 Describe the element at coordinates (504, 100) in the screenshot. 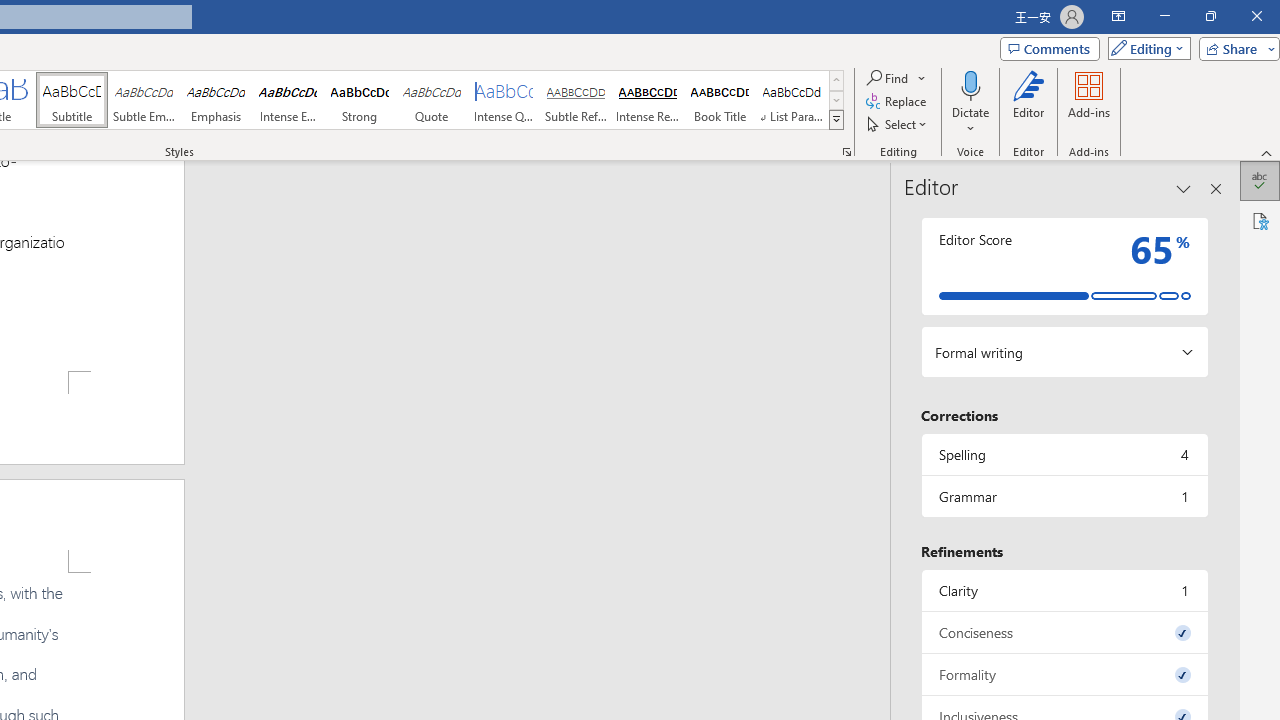

I see `'Intense Quote'` at that location.